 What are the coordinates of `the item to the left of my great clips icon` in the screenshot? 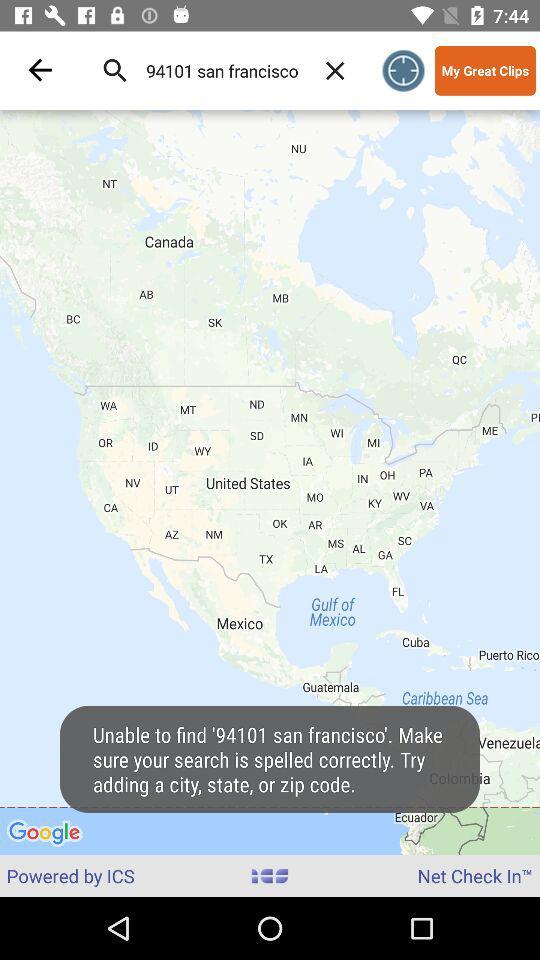 It's located at (403, 70).